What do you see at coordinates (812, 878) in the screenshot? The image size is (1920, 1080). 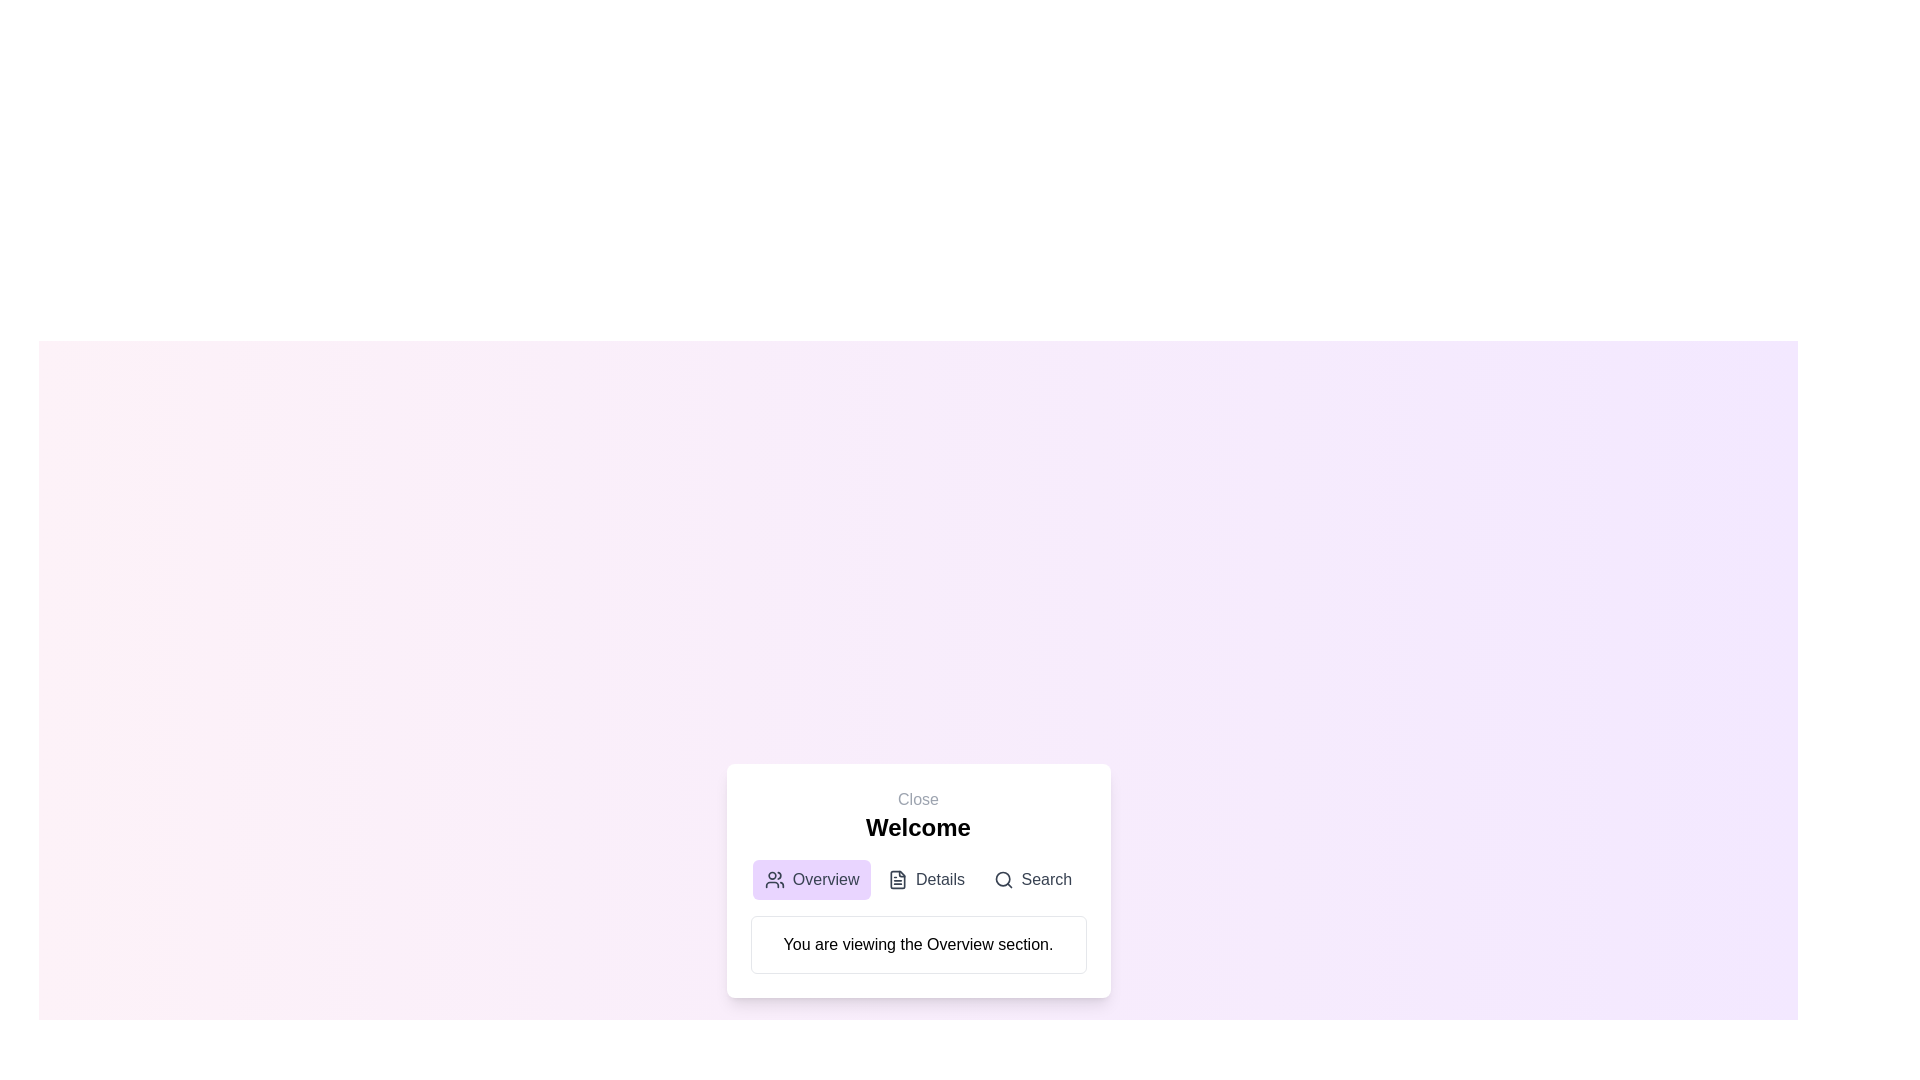 I see `the Overview tab in the EnhancedDialog component` at bounding box center [812, 878].